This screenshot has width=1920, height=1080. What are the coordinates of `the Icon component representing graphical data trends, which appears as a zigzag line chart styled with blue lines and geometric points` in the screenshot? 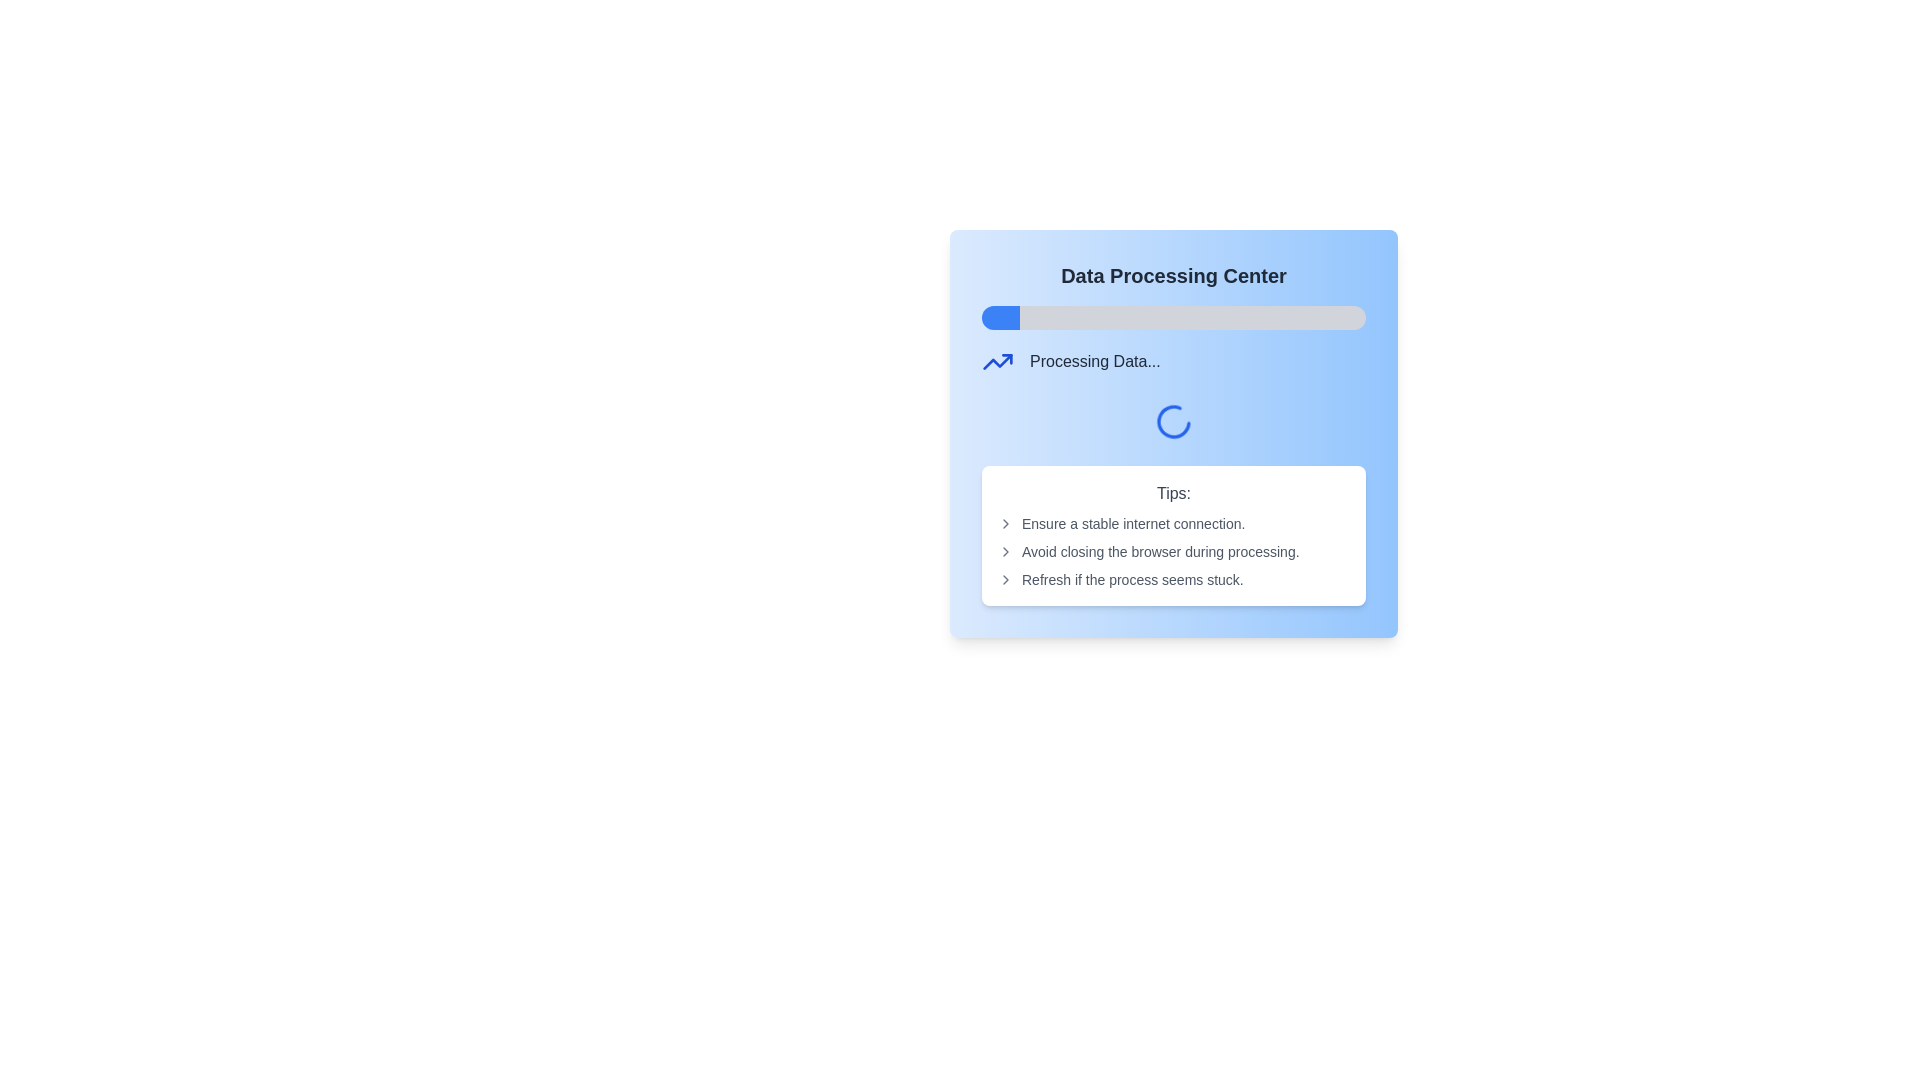 It's located at (998, 362).